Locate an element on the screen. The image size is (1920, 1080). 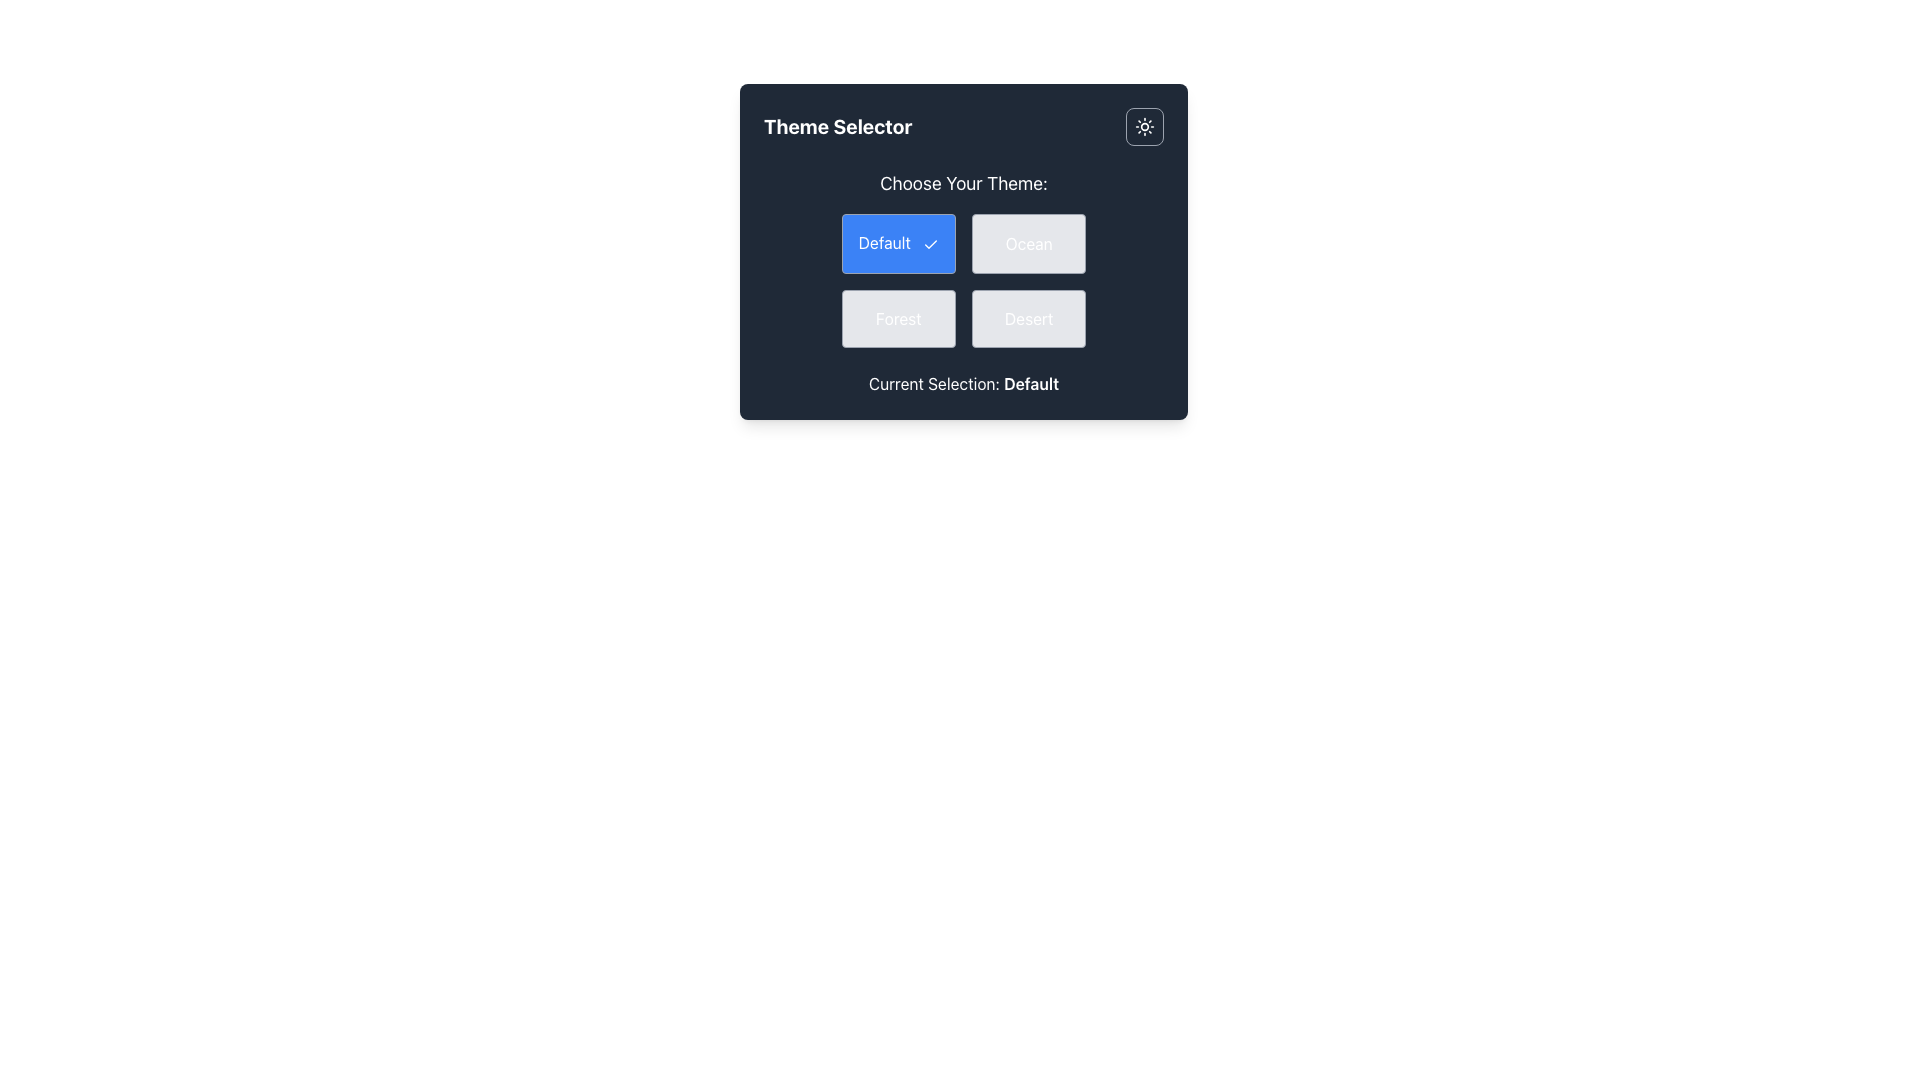
the static text element that indicates the current selected theme, located below the grid of selectable themes, specifically under the label 'Current Selection: Default' is located at coordinates (1031, 383).